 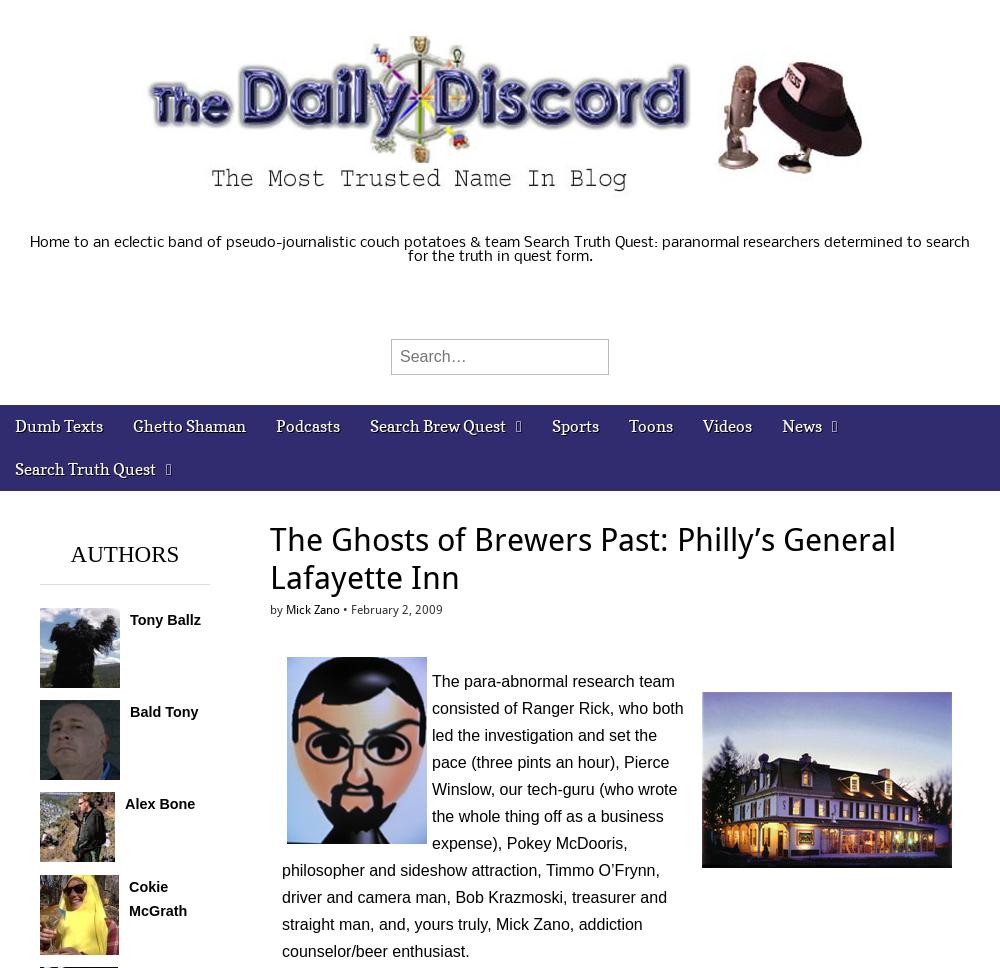 What do you see at coordinates (15, 426) in the screenshot?
I see `'Dumb Texts'` at bounding box center [15, 426].